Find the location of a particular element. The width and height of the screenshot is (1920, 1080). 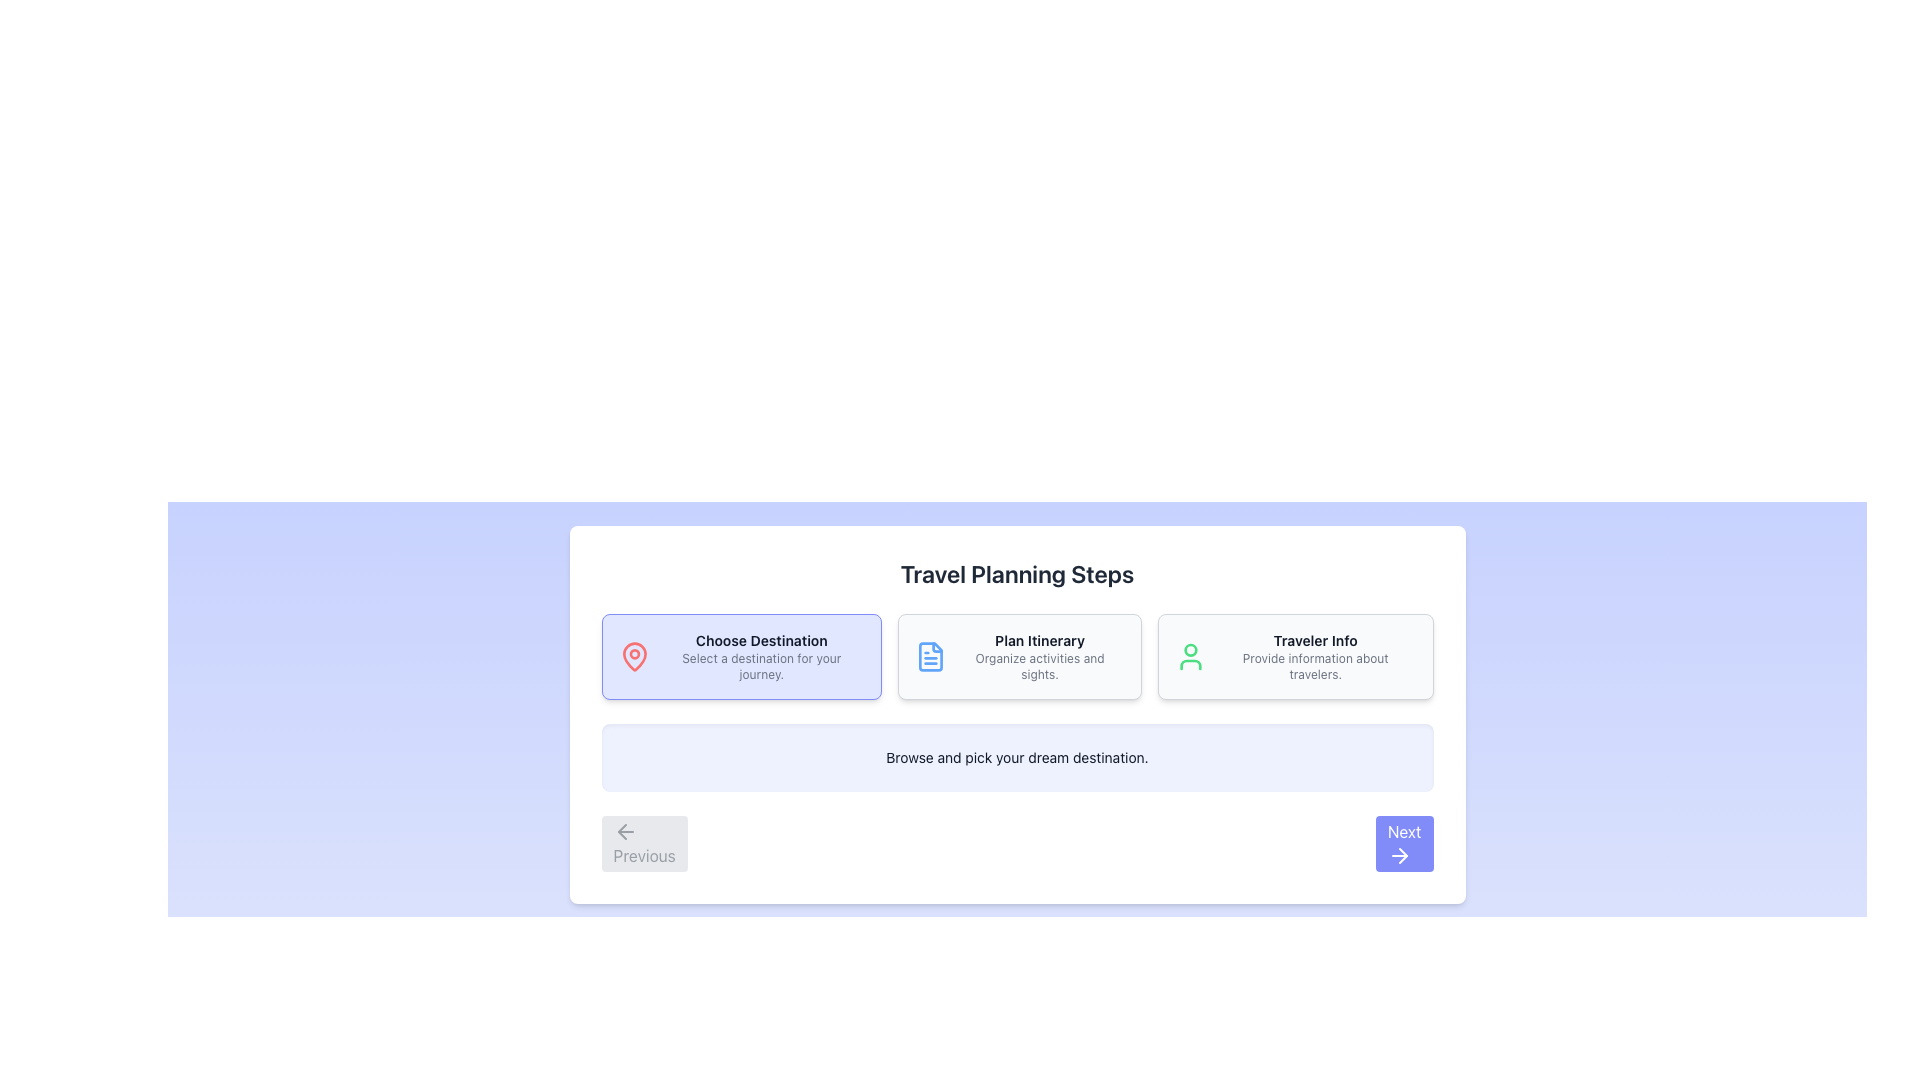

the left arrow icon contained within the 'Previous' button located in the bottom-left corner of the user interface is located at coordinates (621, 832).